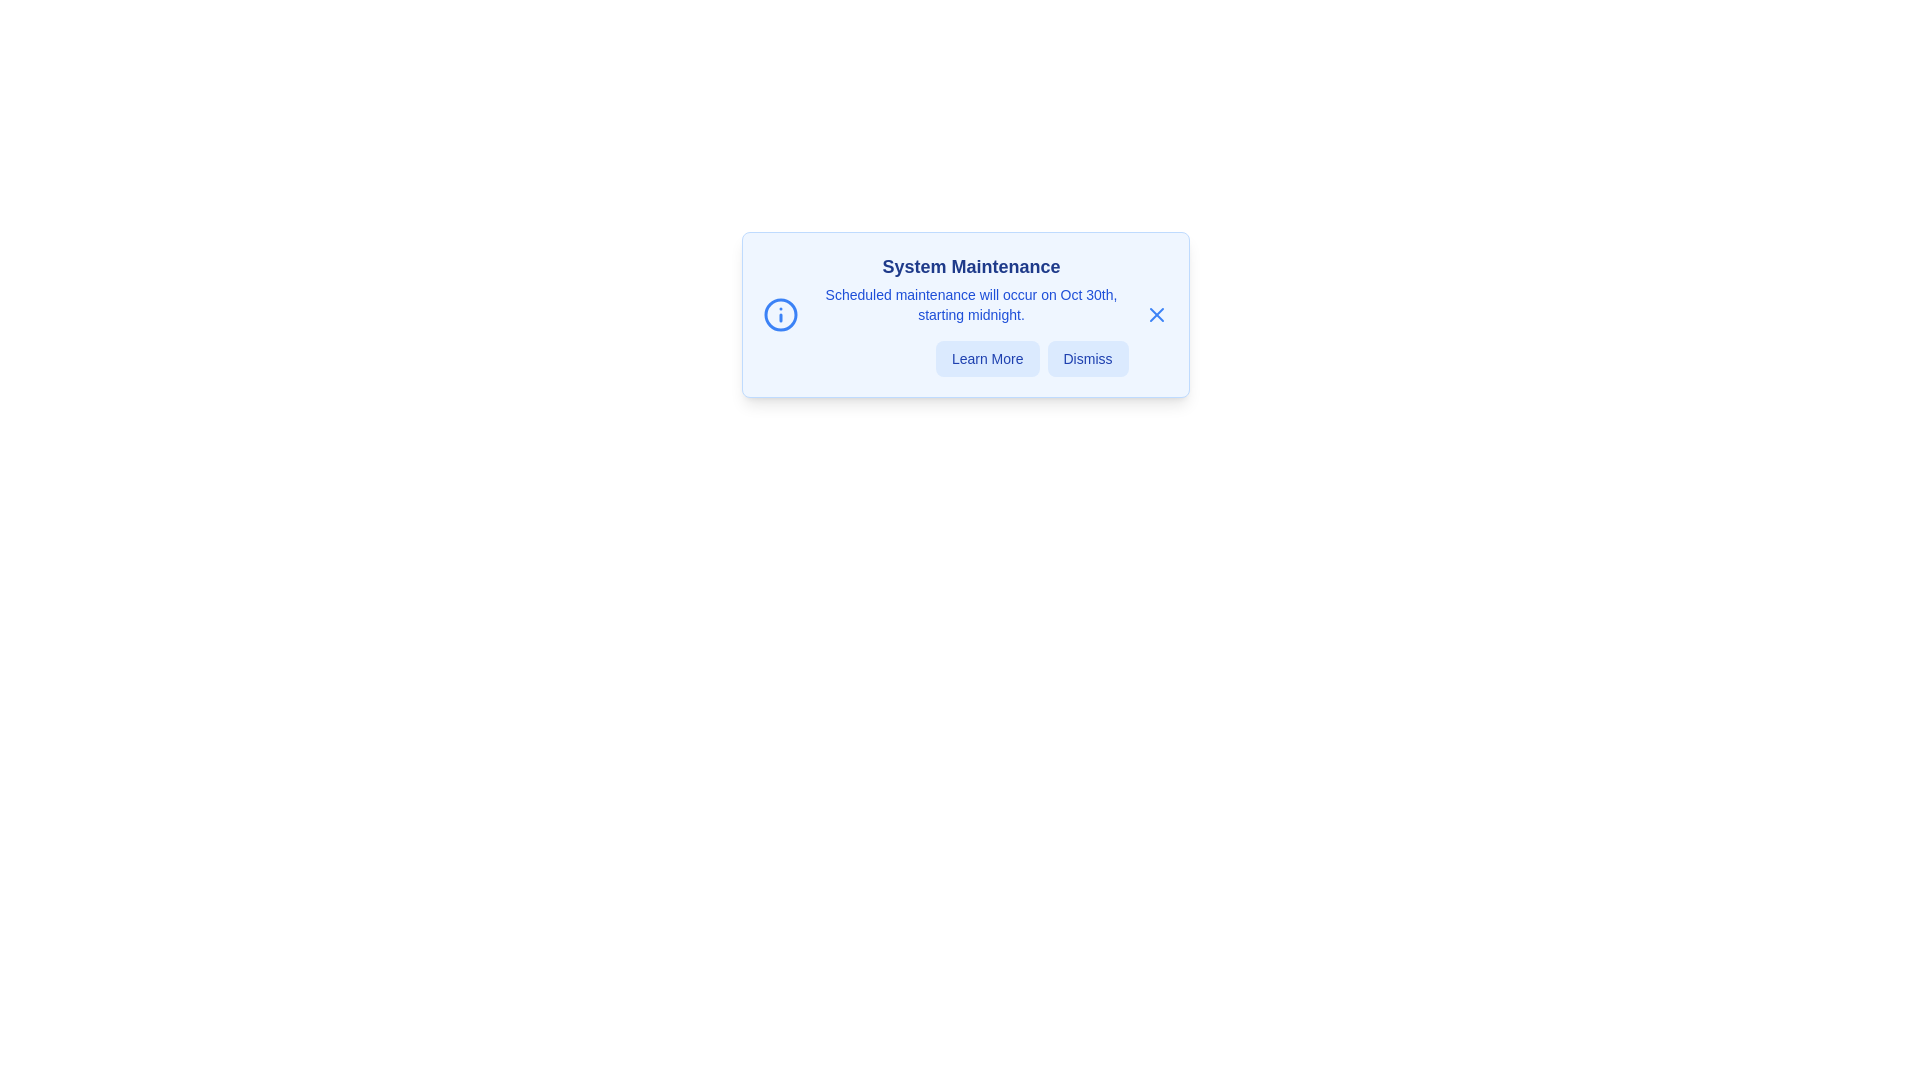  I want to click on the 'Learn More' button, which has a light blue background and blue text, so click(987, 357).